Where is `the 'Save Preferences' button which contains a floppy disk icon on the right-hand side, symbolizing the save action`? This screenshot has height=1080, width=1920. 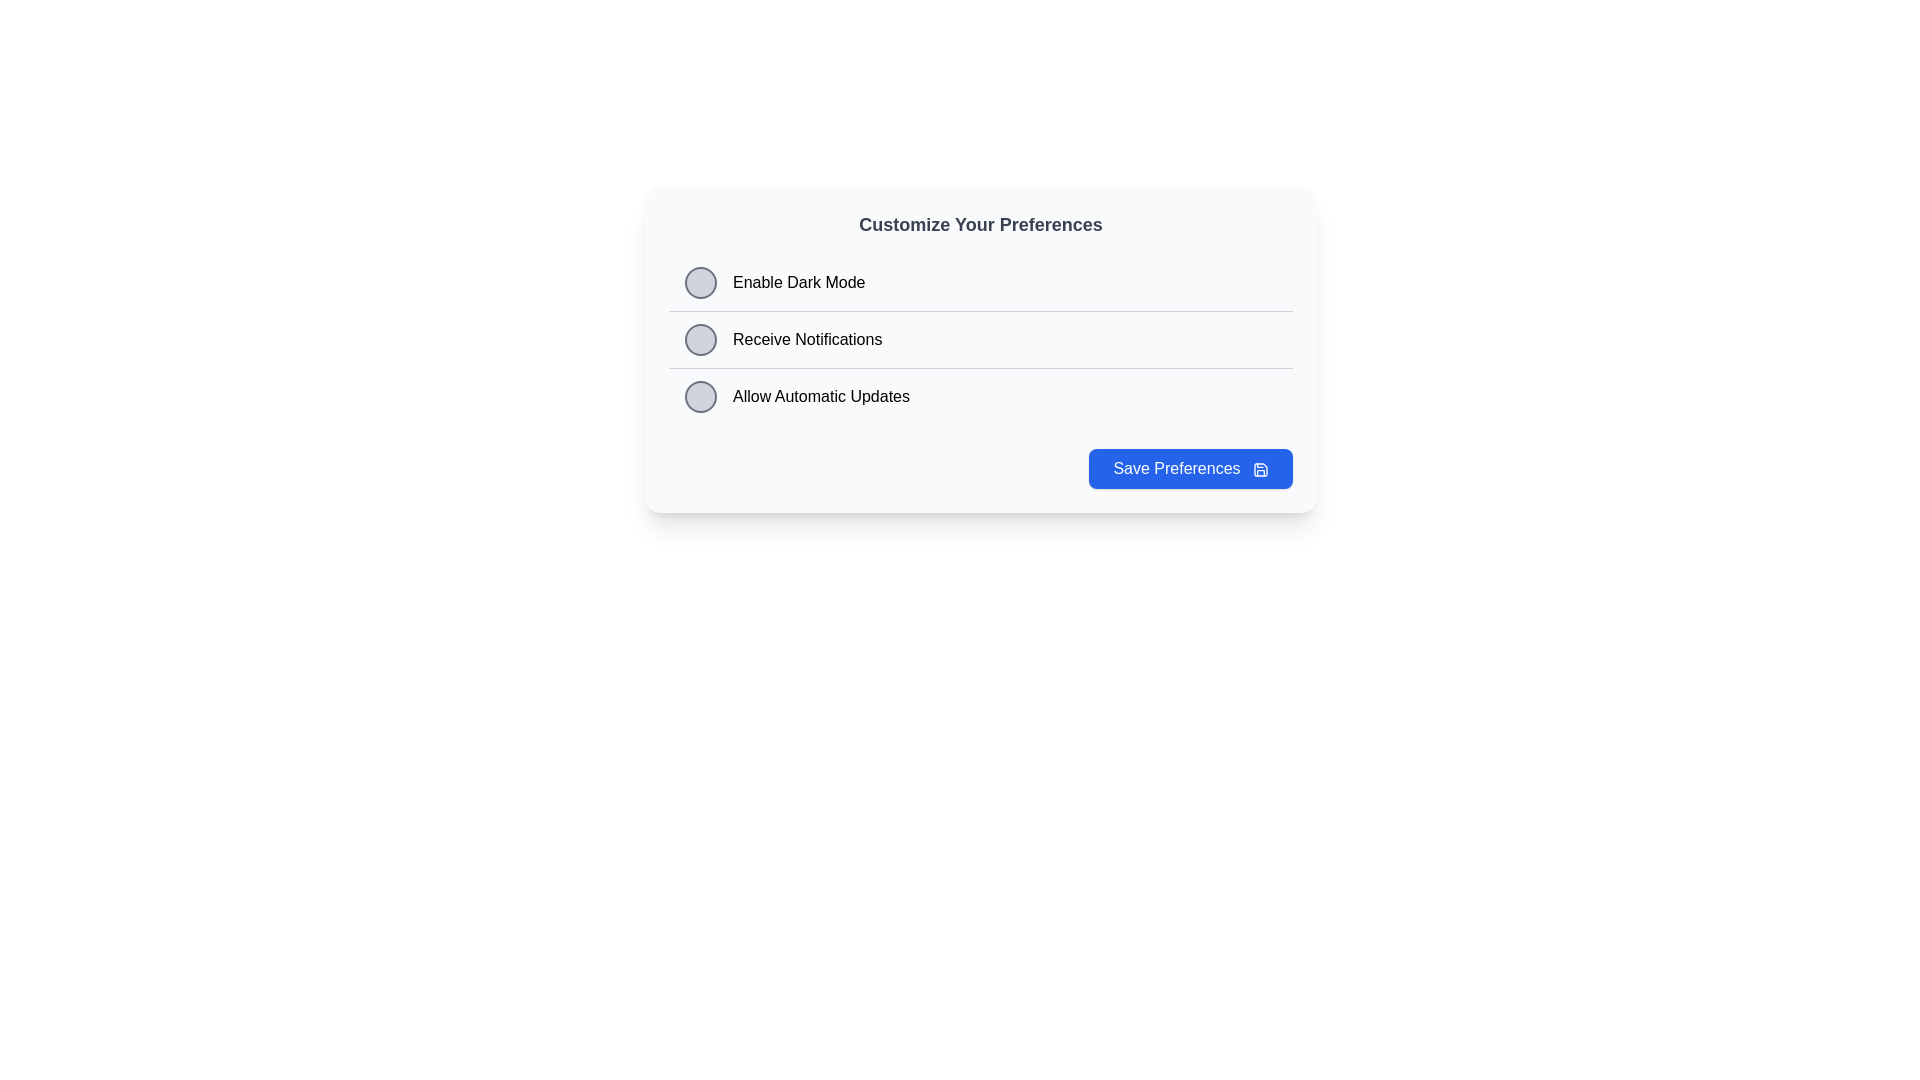 the 'Save Preferences' button which contains a floppy disk icon on the right-hand side, symbolizing the save action is located at coordinates (1260, 469).